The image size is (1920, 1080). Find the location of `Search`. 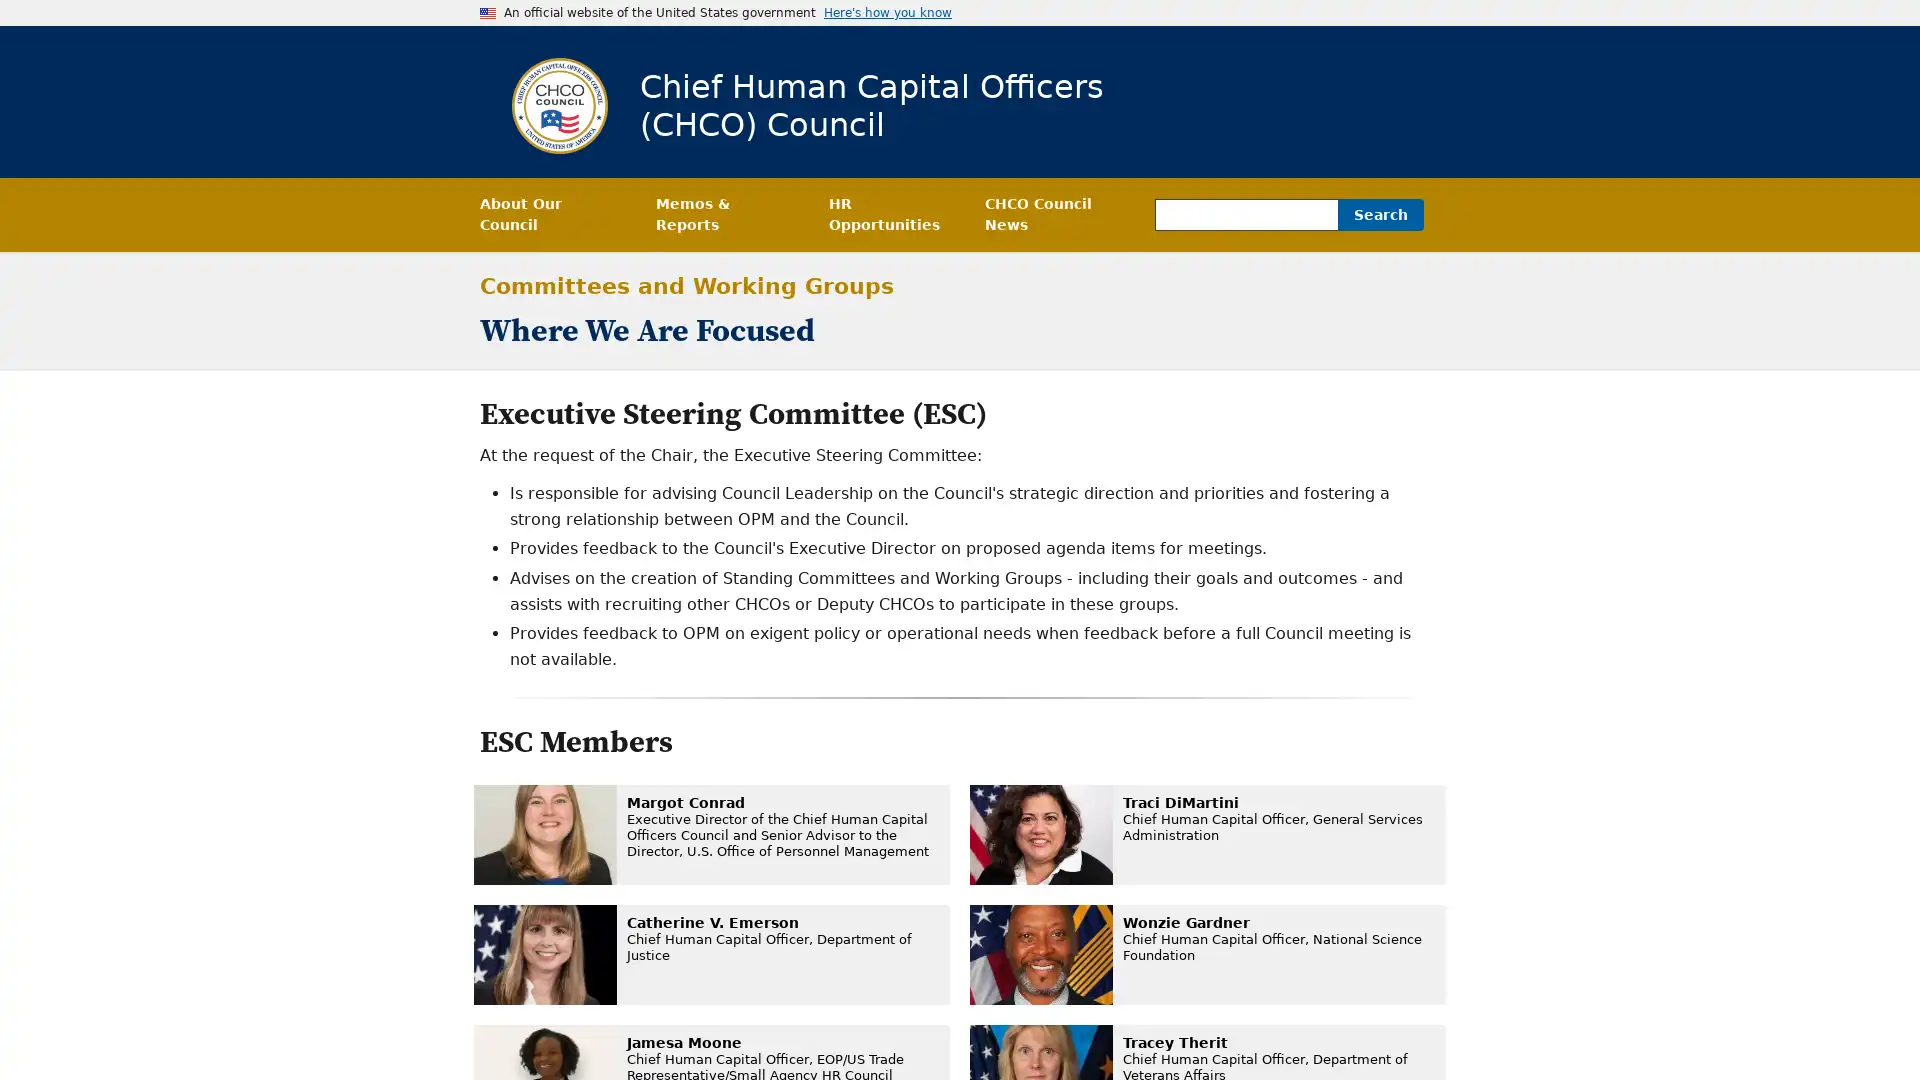

Search is located at coordinates (1380, 215).